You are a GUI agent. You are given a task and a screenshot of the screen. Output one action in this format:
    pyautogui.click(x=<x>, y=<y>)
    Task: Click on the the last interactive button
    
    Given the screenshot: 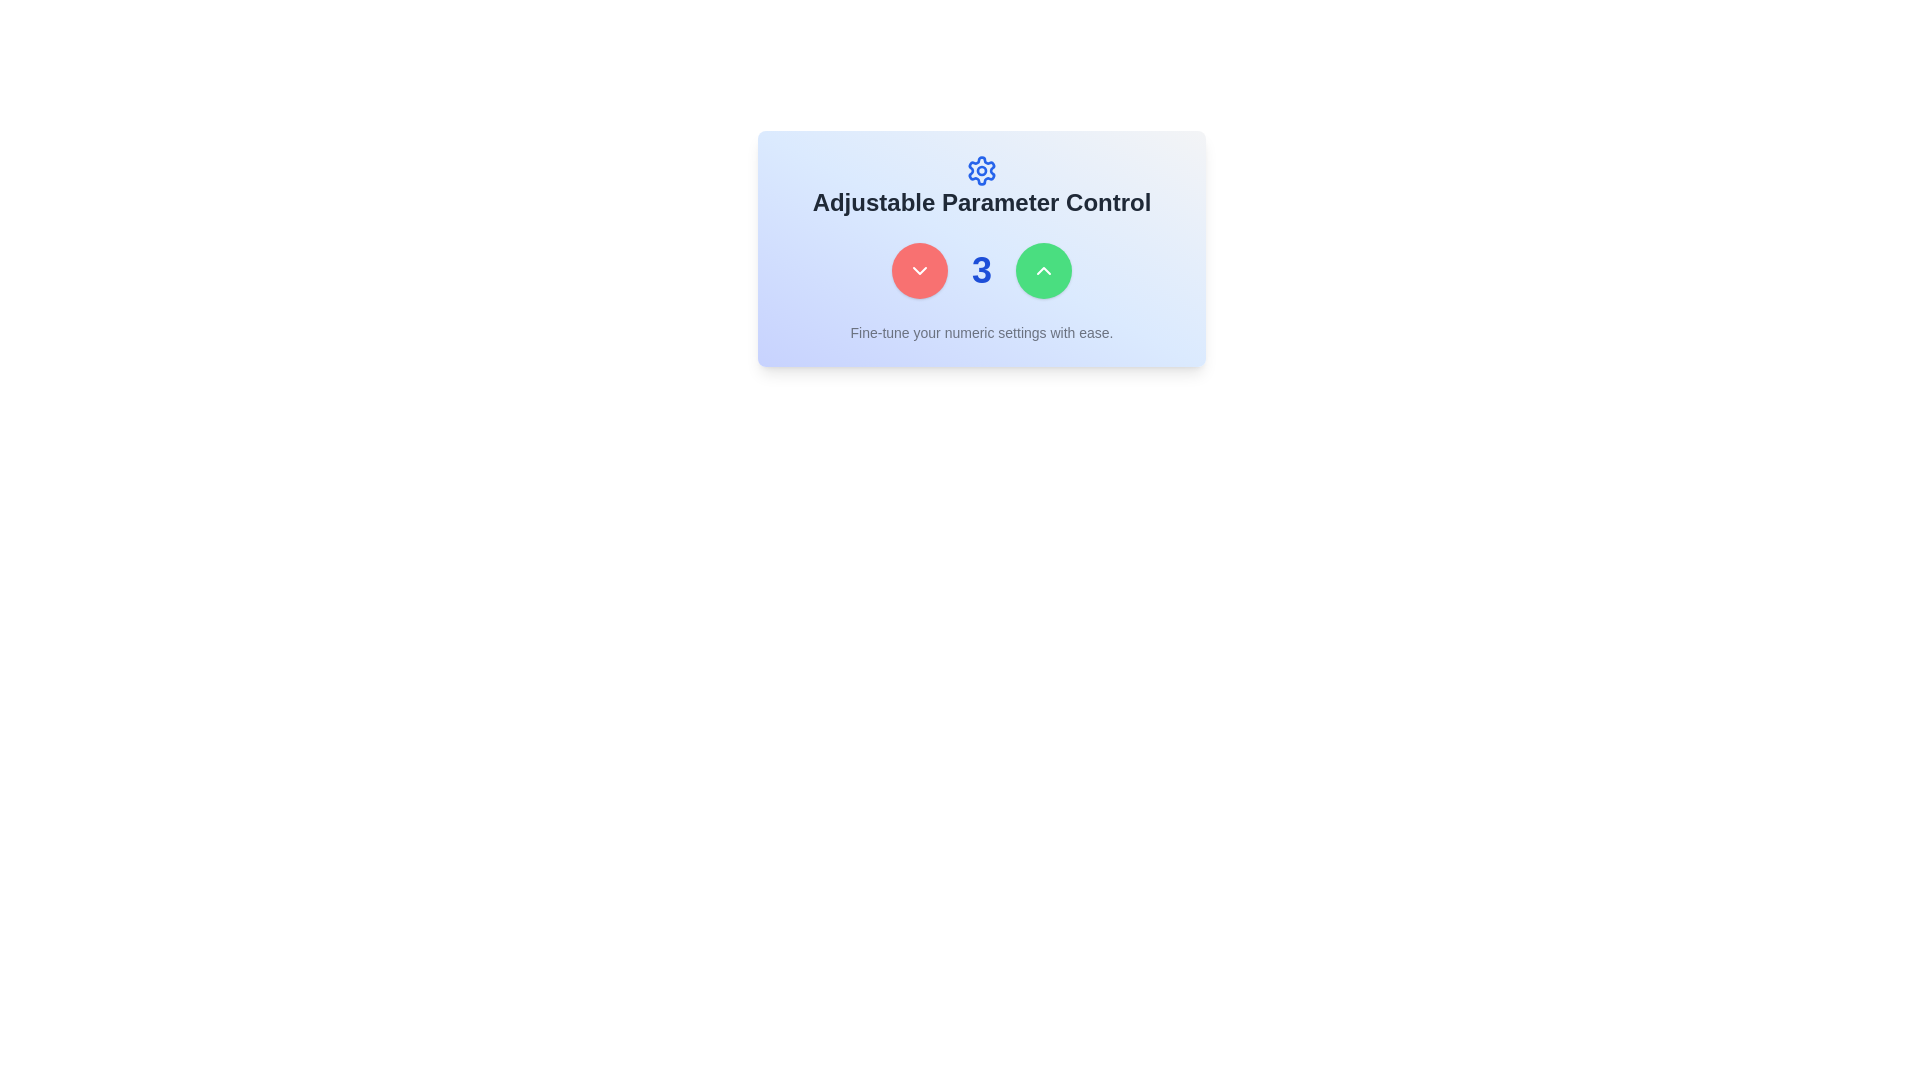 What is the action you would take?
    pyautogui.click(x=1043, y=270)
    